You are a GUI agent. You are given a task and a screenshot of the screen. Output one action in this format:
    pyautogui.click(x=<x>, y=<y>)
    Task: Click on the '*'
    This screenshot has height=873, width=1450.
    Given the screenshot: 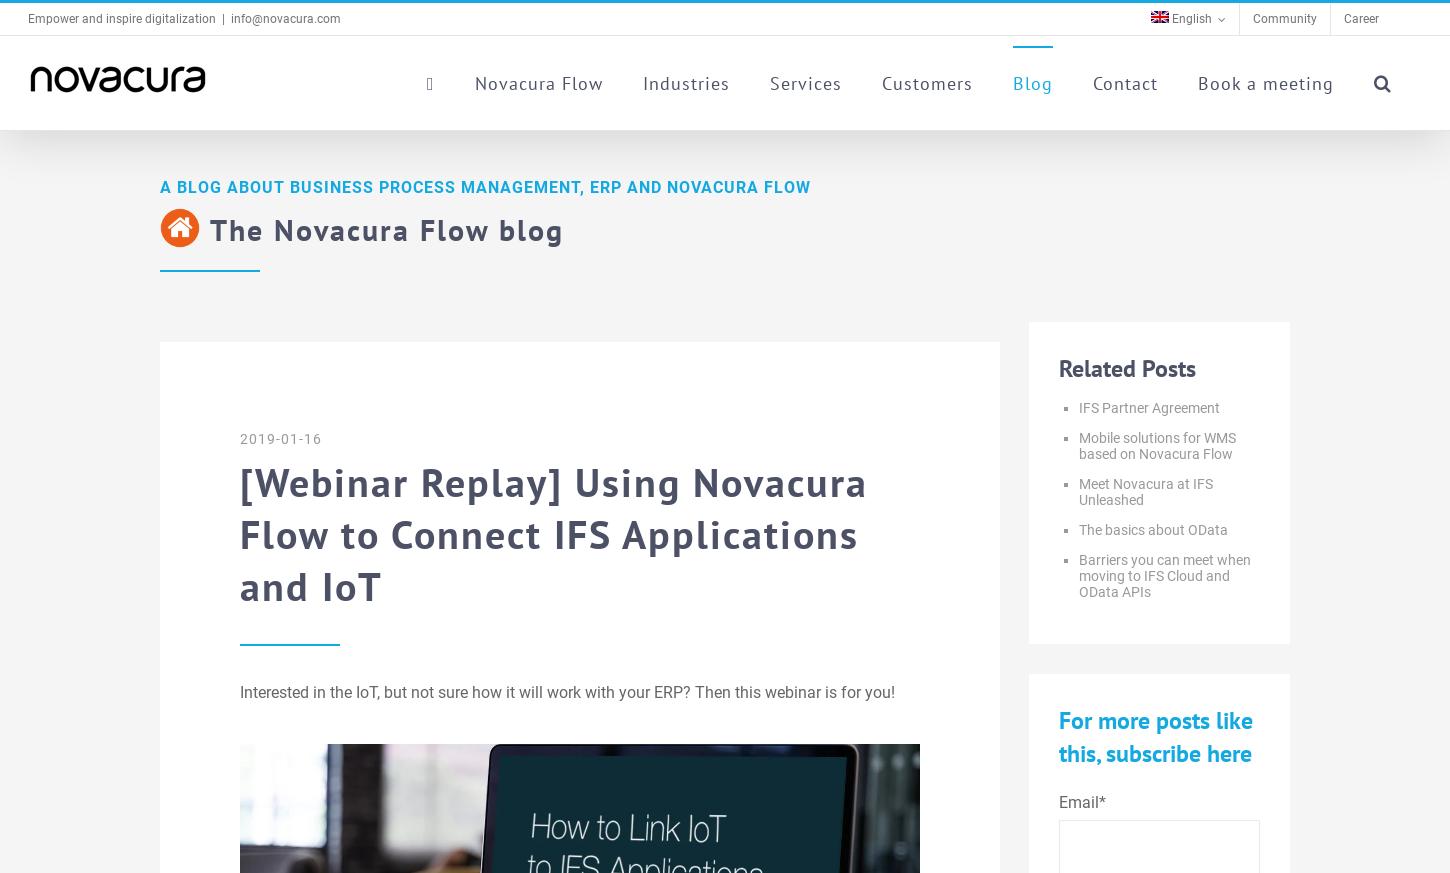 What is the action you would take?
    pyautogui.click(x=1101, y=801)
    